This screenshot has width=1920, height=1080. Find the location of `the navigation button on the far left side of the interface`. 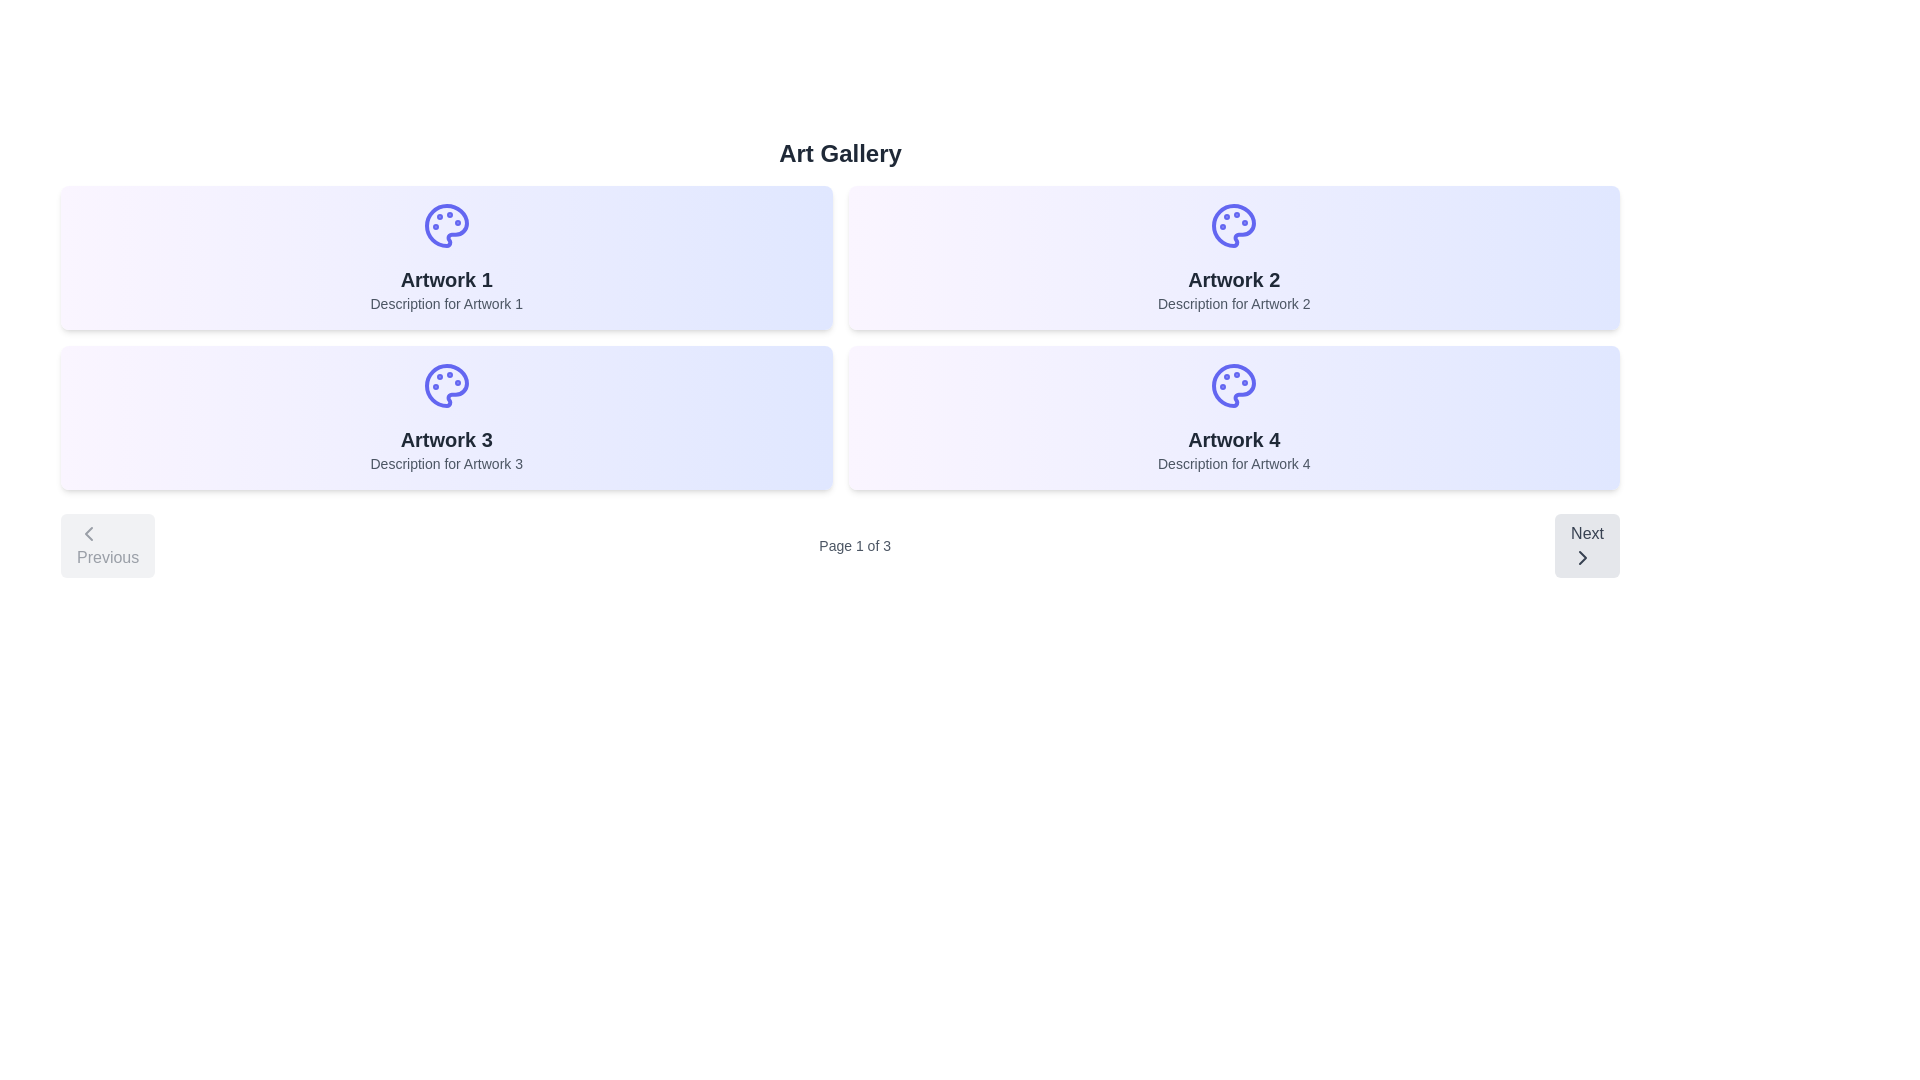

the navigation button on the far left side of the interface is located at coordinates (107, 546).